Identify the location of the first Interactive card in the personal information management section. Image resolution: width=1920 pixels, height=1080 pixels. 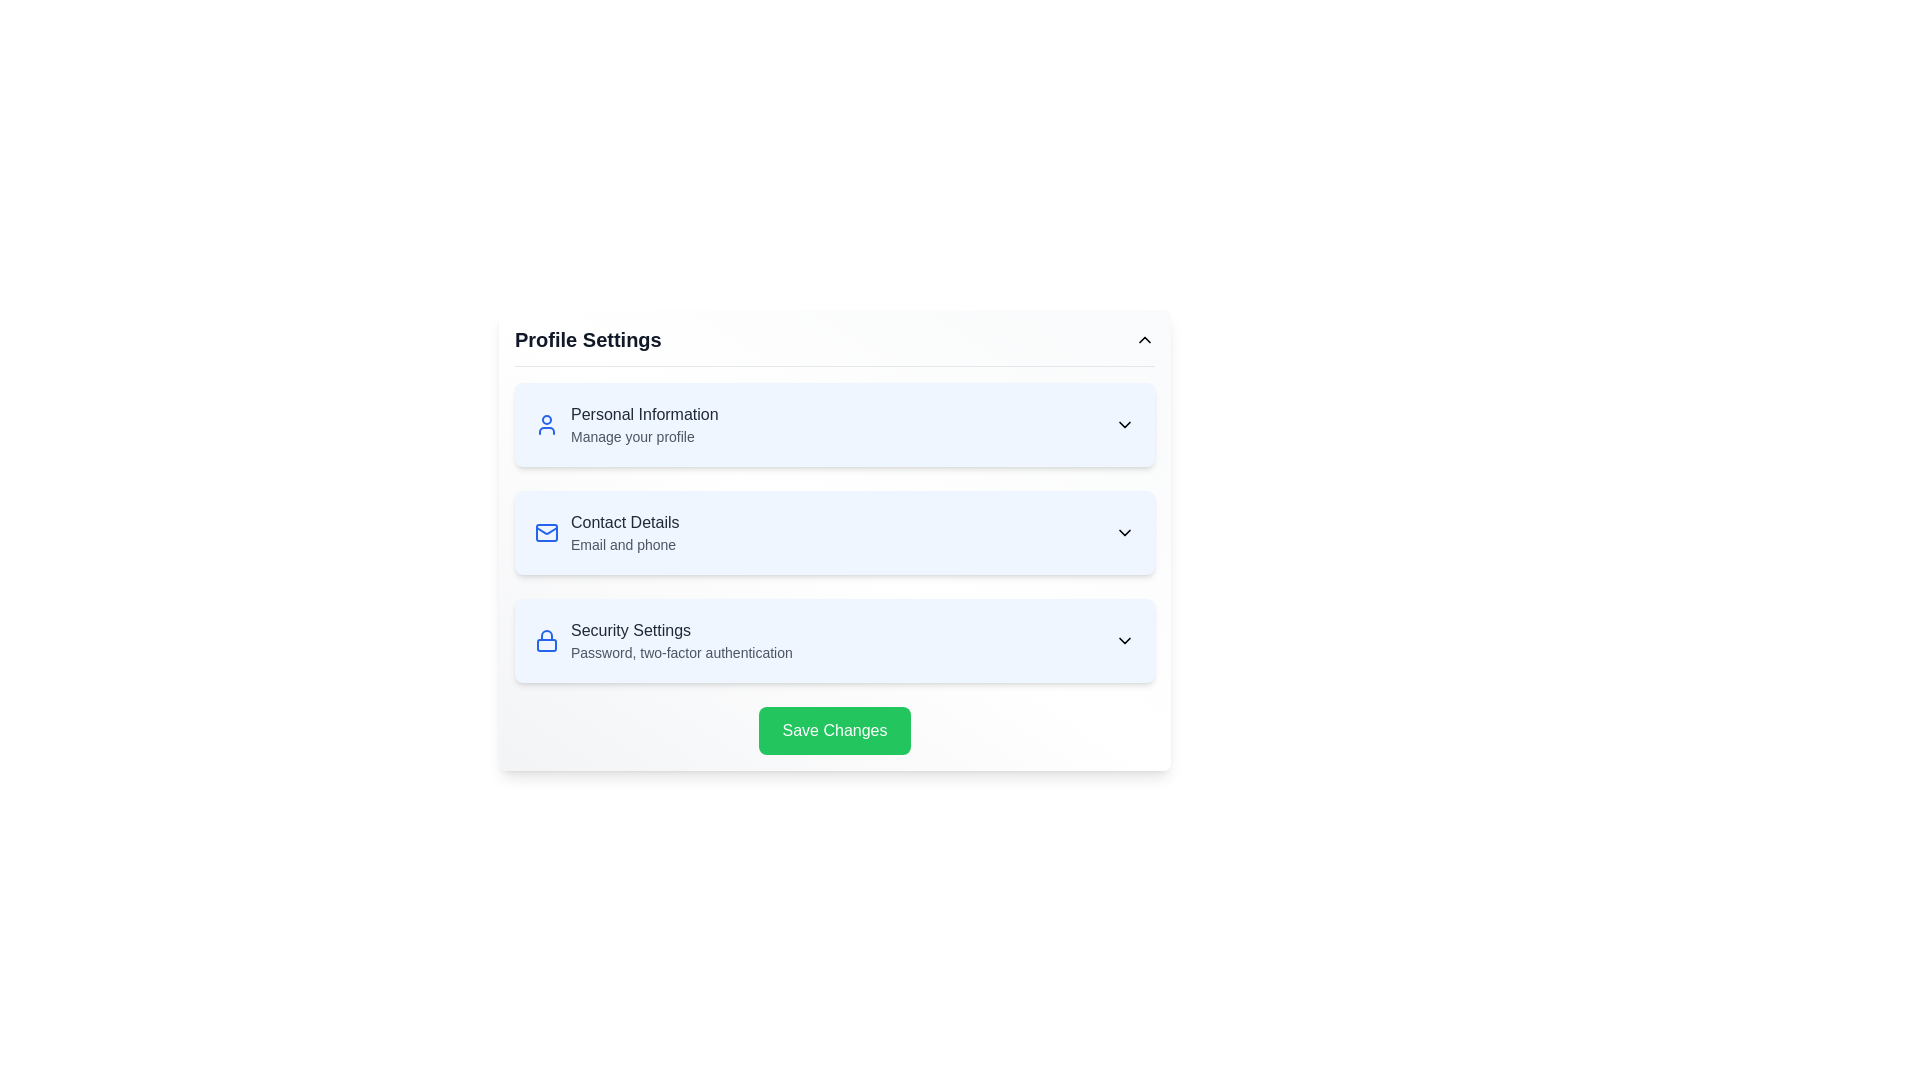
(835, 423).